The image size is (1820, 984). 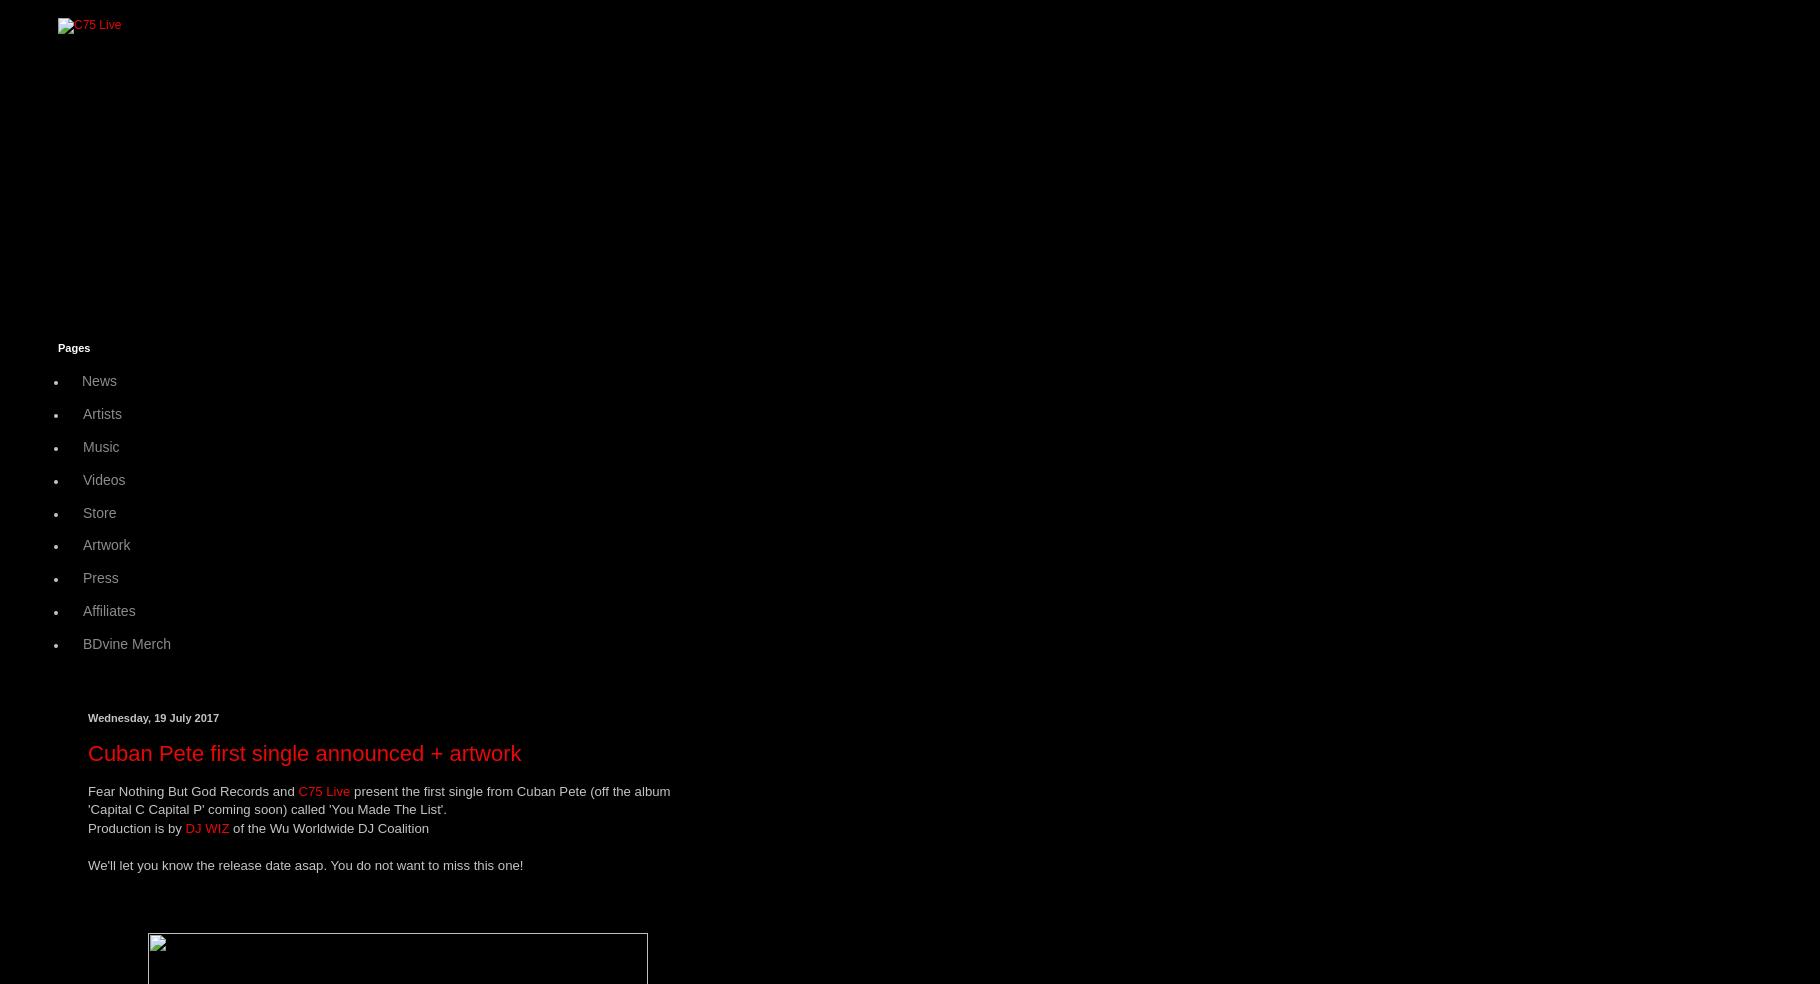 I want to click on 'Music', so click(x=101, y=446).